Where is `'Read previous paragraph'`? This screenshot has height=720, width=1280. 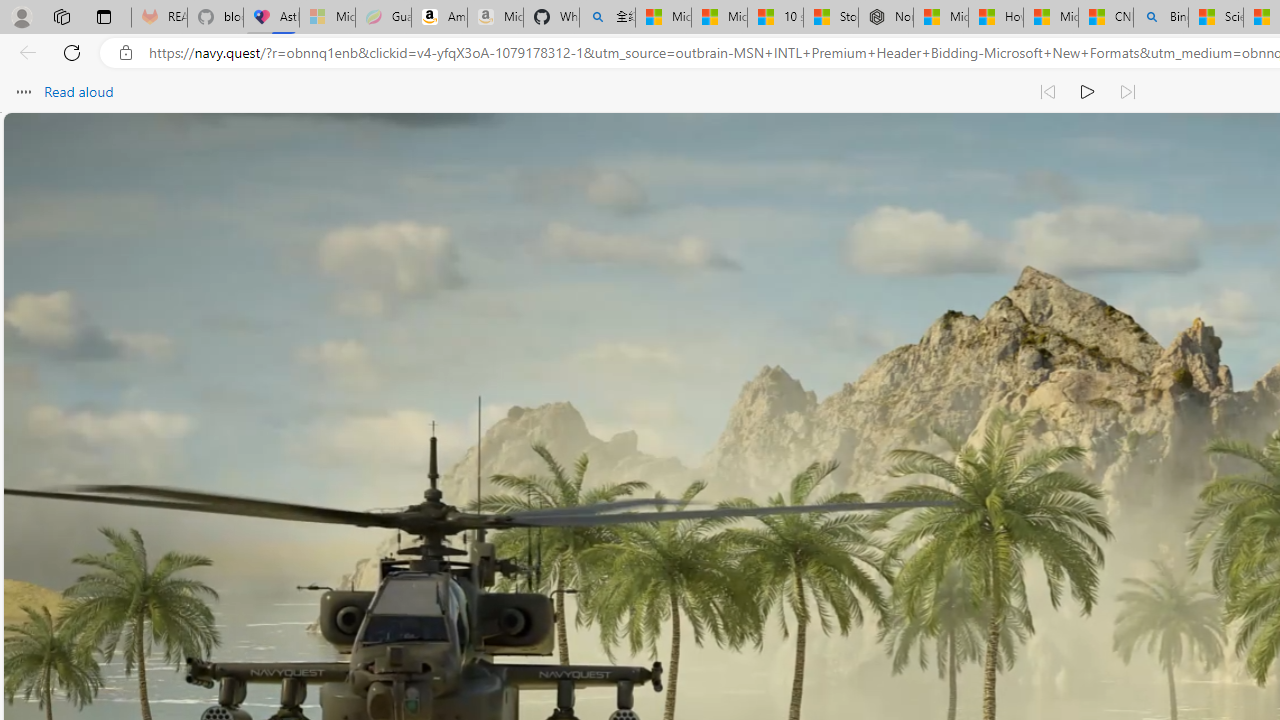 'Read previous paragraph' is located at coordinates (1047, 92).